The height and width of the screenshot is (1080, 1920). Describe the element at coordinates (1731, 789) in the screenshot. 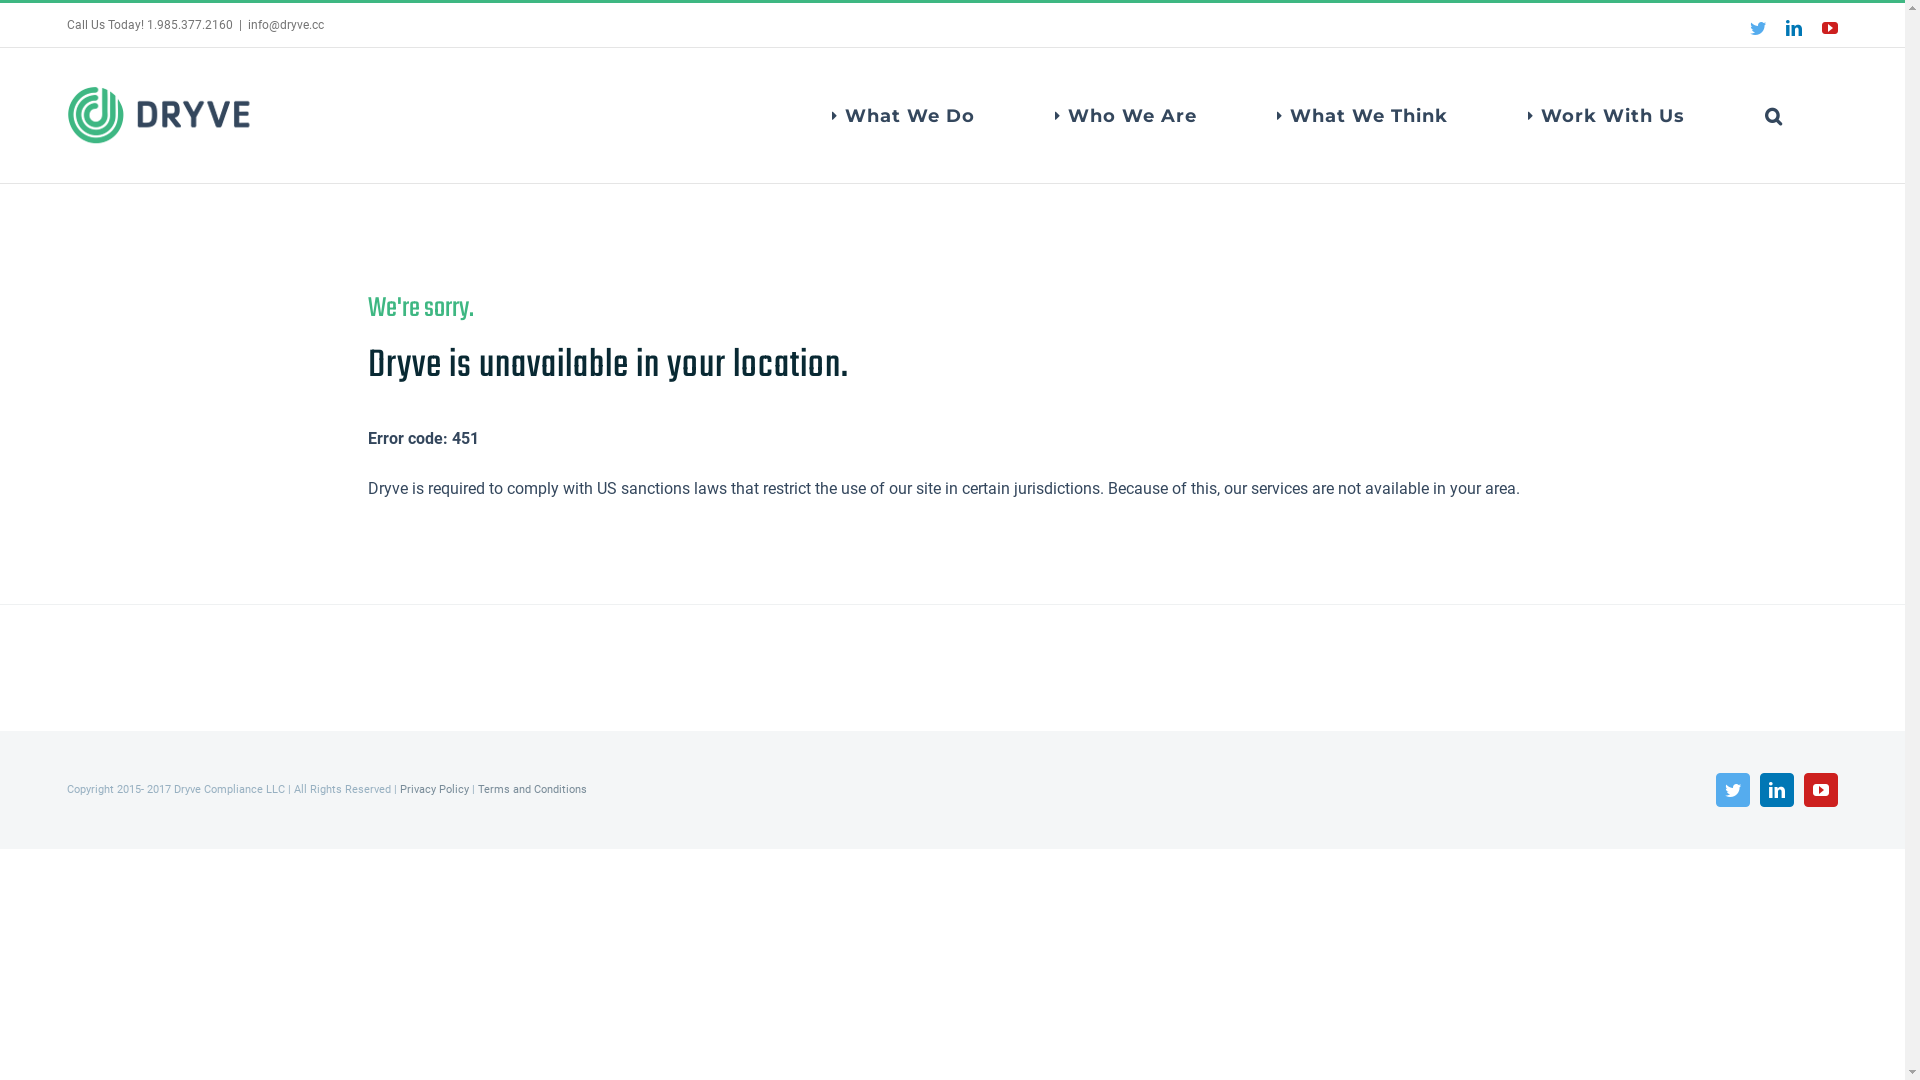

I see `'Twitter'` at that location.